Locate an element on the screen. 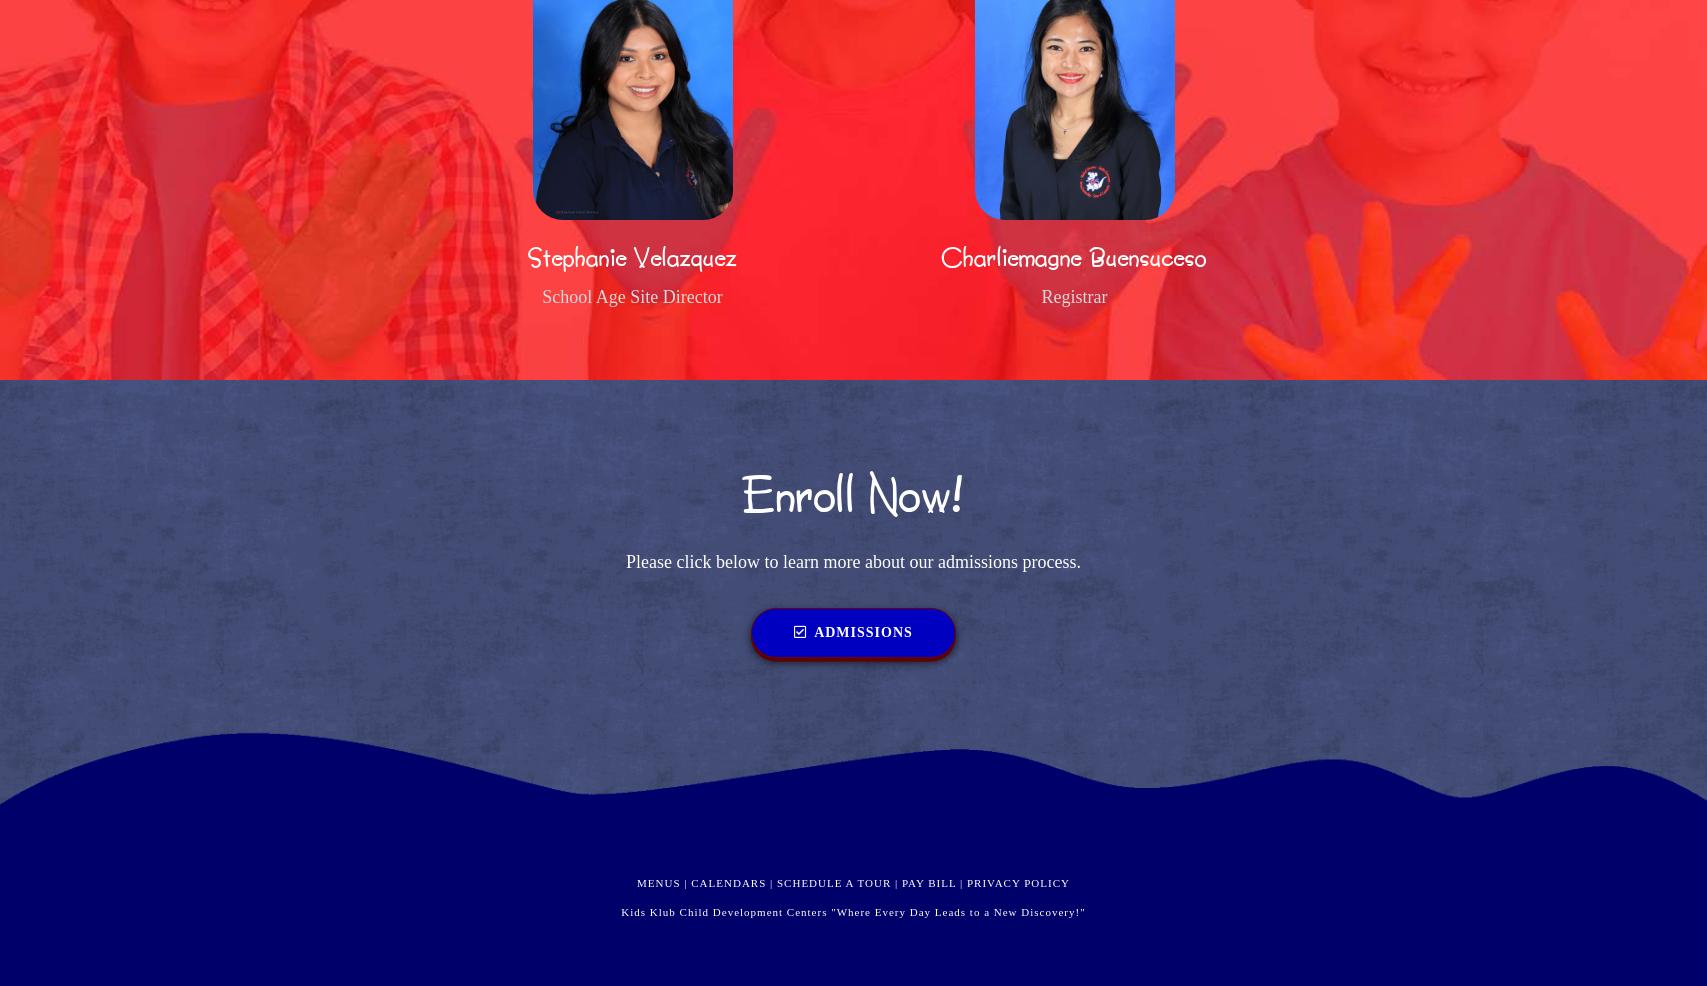  'PAY BILL' is located at coordinates (927, 880).